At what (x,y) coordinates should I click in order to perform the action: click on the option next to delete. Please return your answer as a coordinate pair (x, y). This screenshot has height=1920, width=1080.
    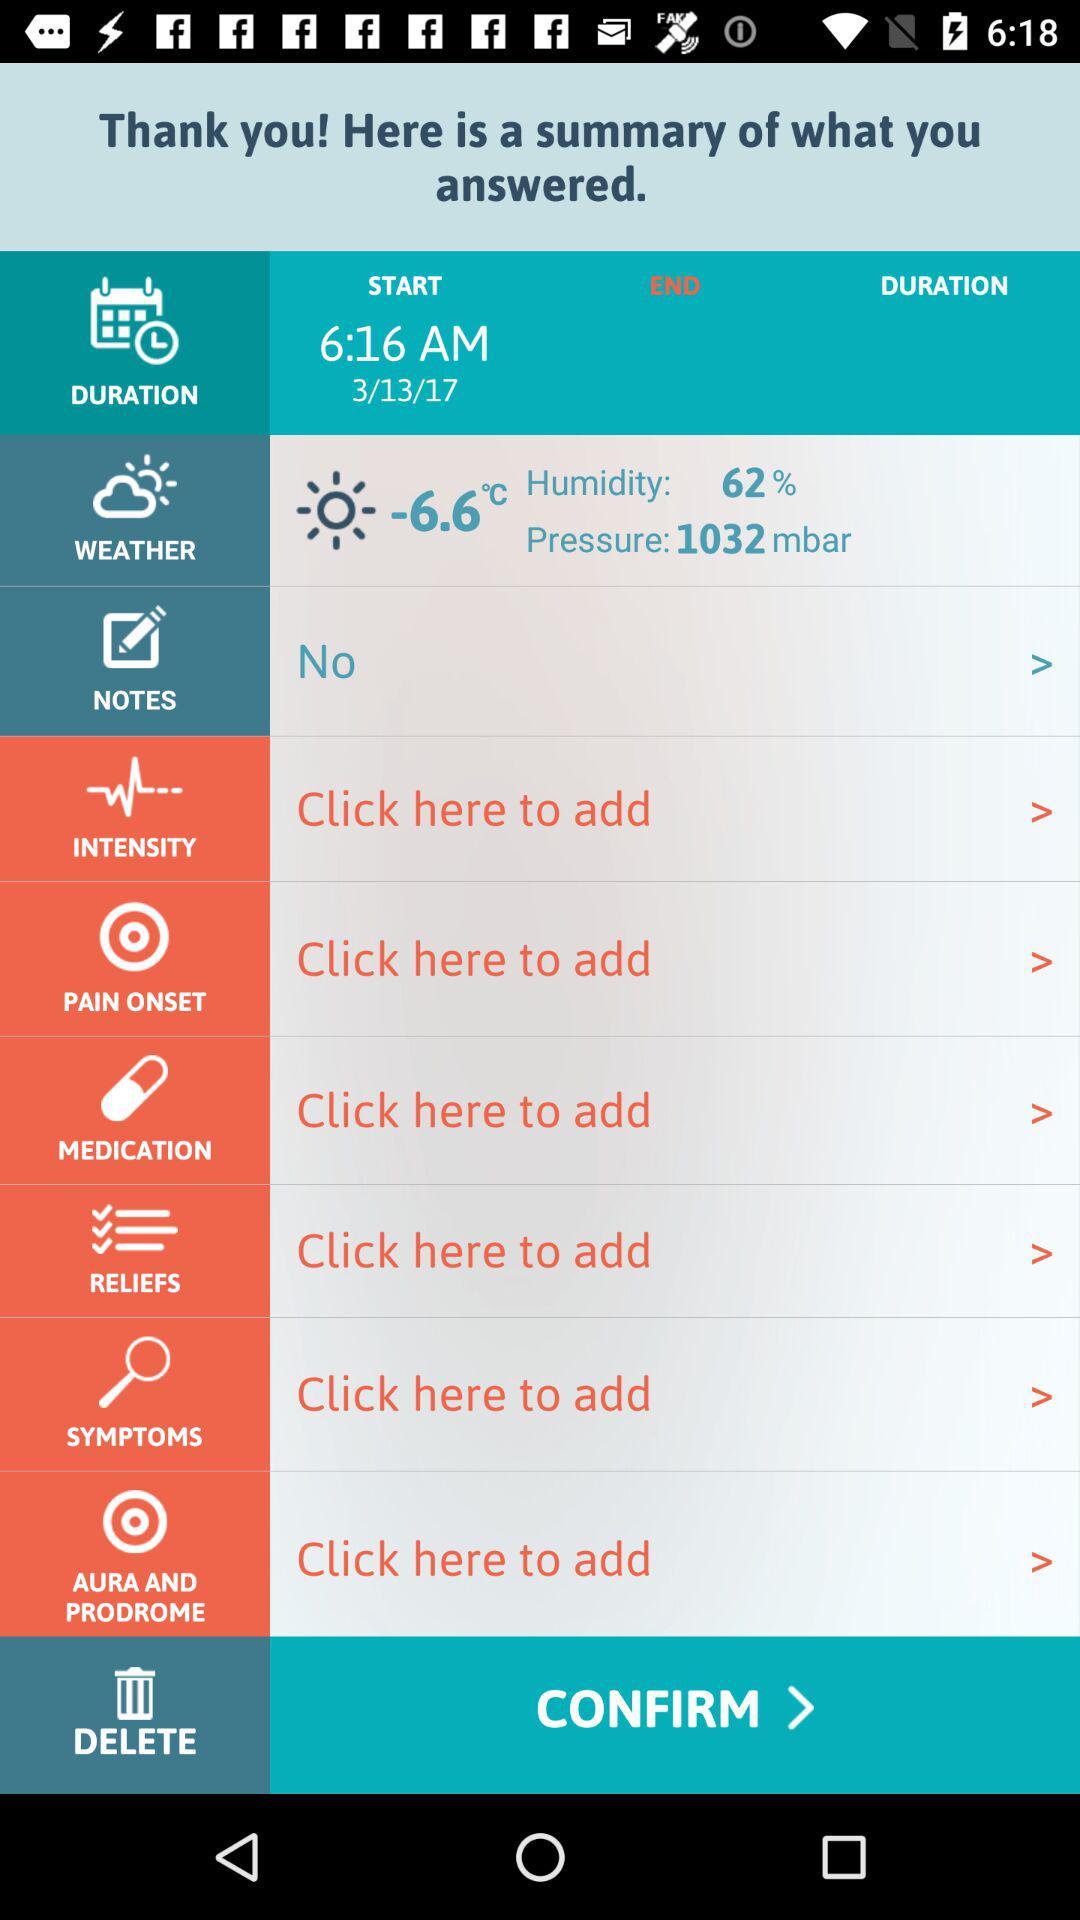
    Looking at the image, I should click on (675, 1714).